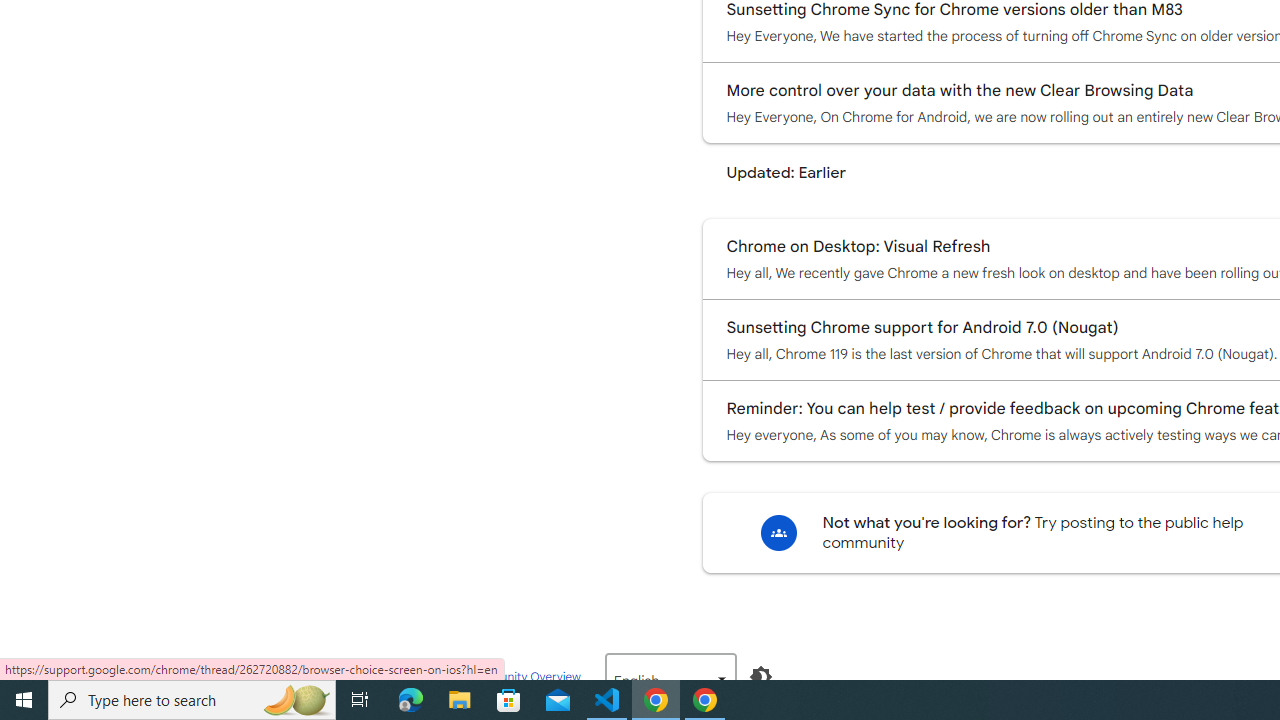 This screenshot has width=1280, height=720. Describe the element at coordinates (522, 675) in the screenshot. I see `'Community Overview'` at that location.